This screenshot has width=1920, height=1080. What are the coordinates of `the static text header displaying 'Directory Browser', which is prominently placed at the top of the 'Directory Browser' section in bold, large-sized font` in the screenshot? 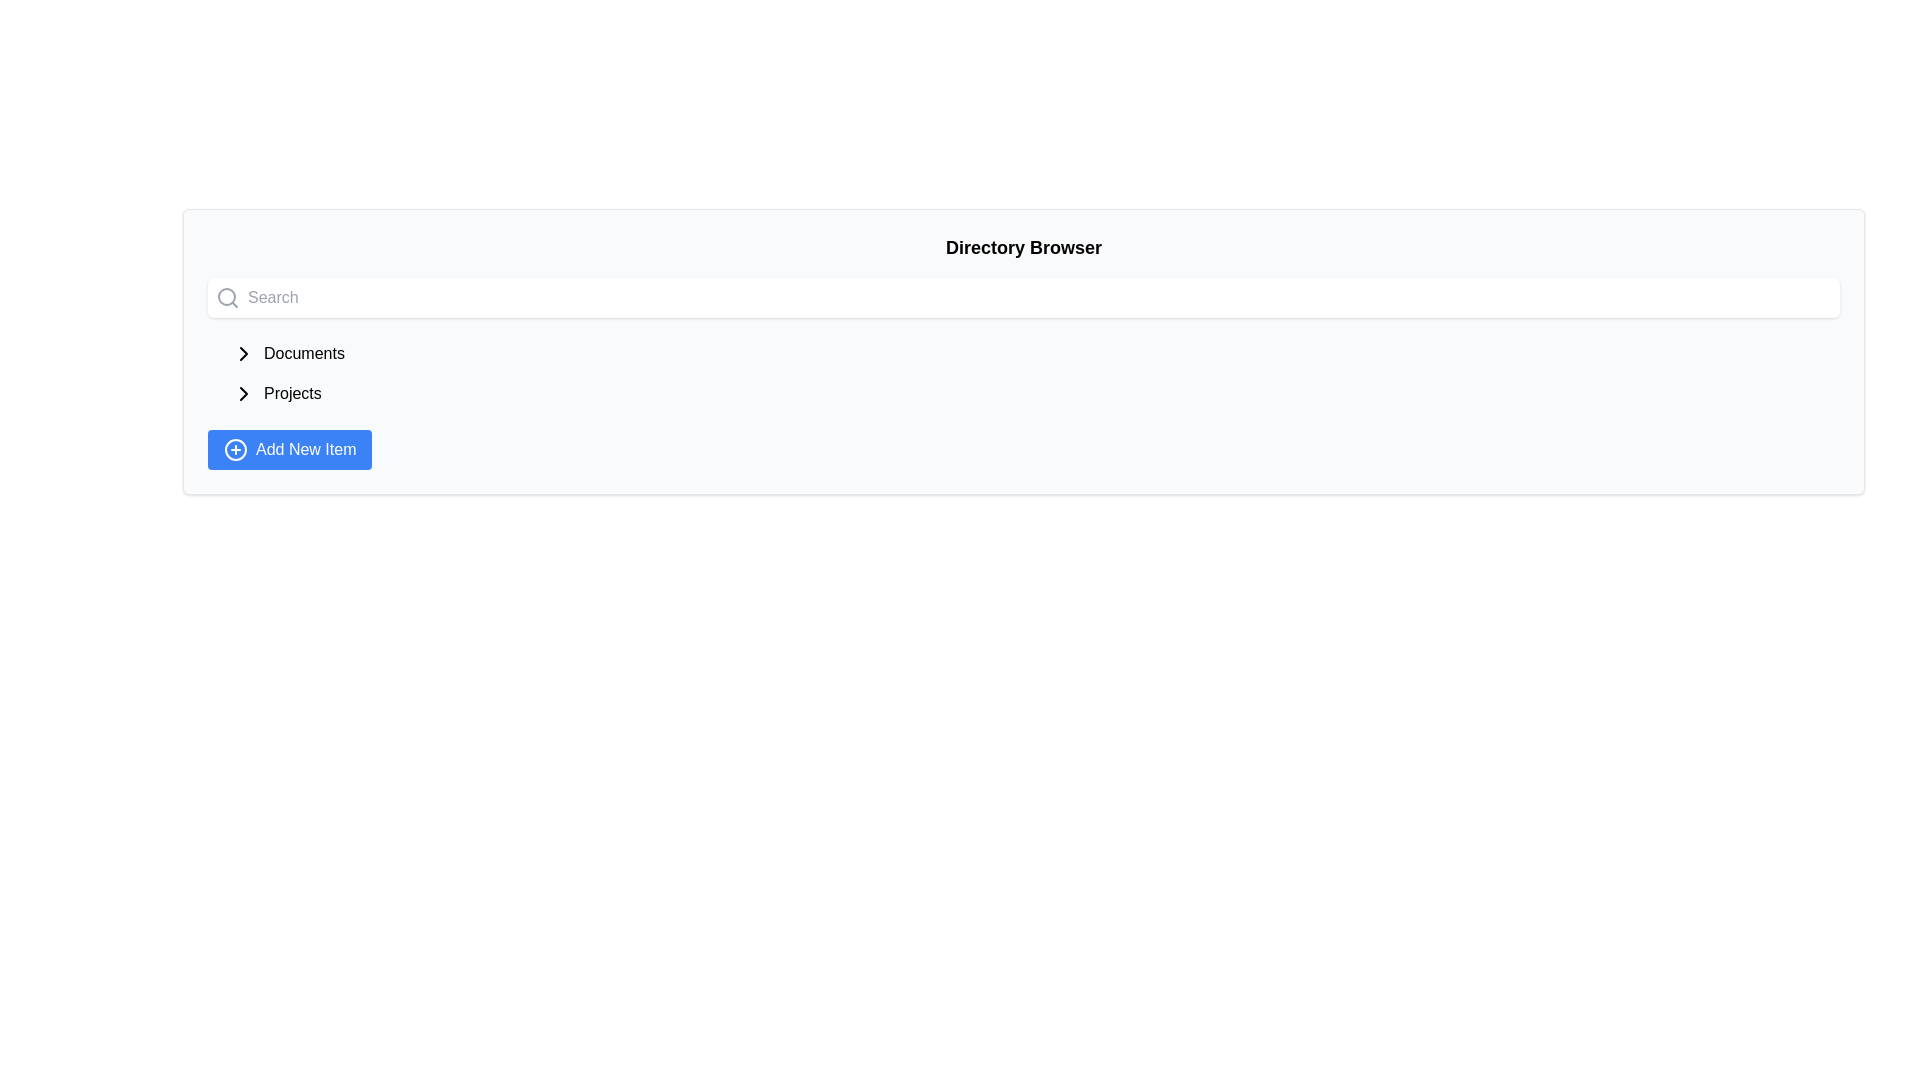 It's located at (1023, 246).